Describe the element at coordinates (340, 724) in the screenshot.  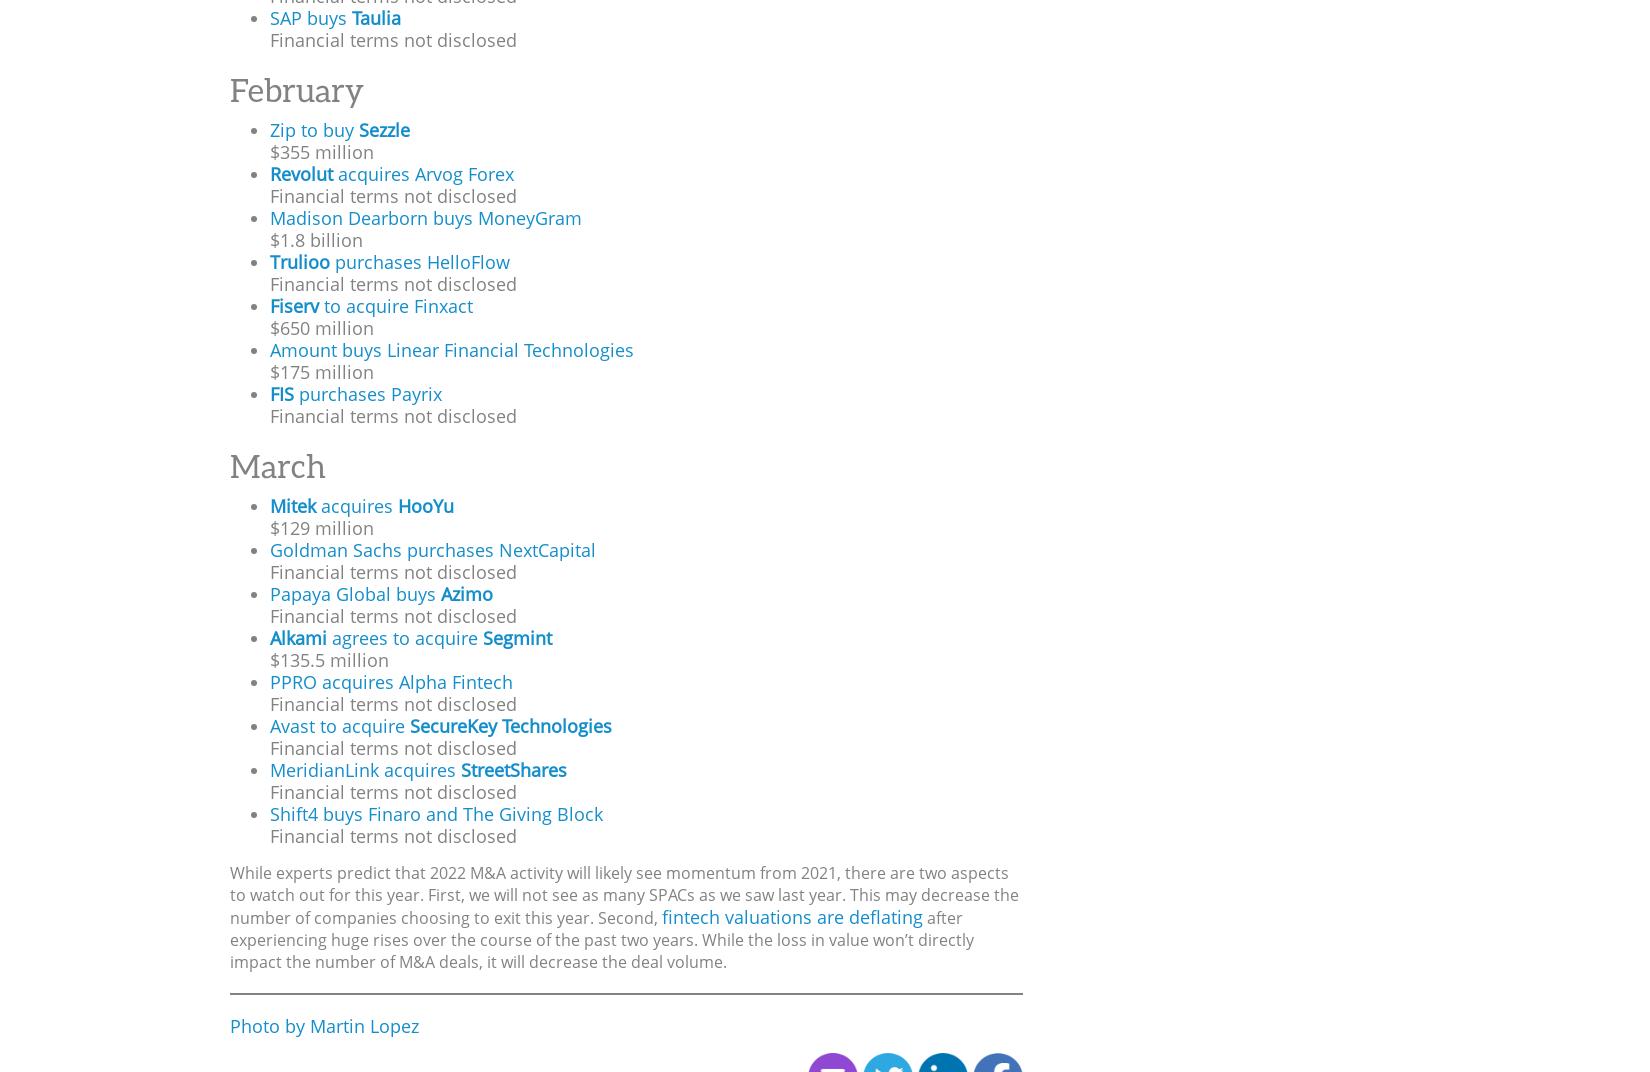
I see `'Avast to acquire'` at that location.